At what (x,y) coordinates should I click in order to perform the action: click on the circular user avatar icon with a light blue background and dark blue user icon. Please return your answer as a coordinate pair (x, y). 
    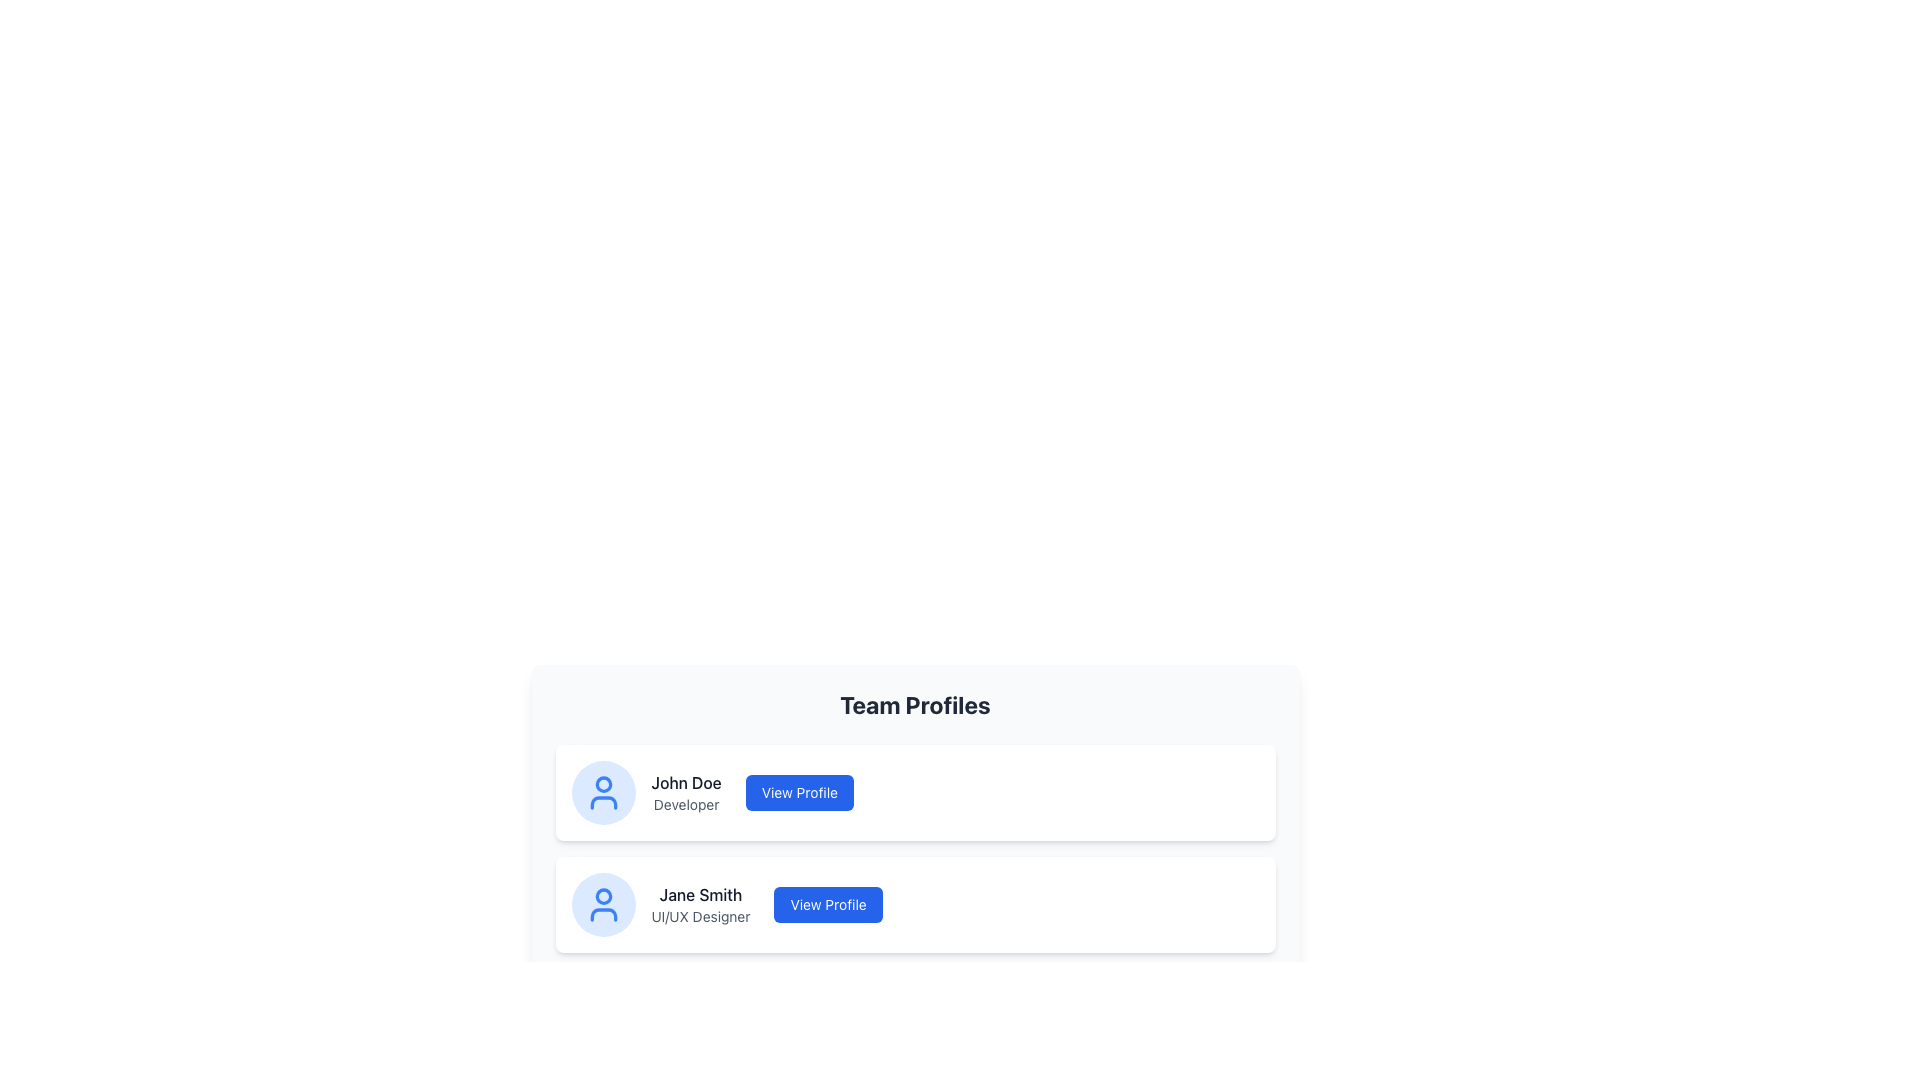
    Looking at the image, I should click on (602, 792).